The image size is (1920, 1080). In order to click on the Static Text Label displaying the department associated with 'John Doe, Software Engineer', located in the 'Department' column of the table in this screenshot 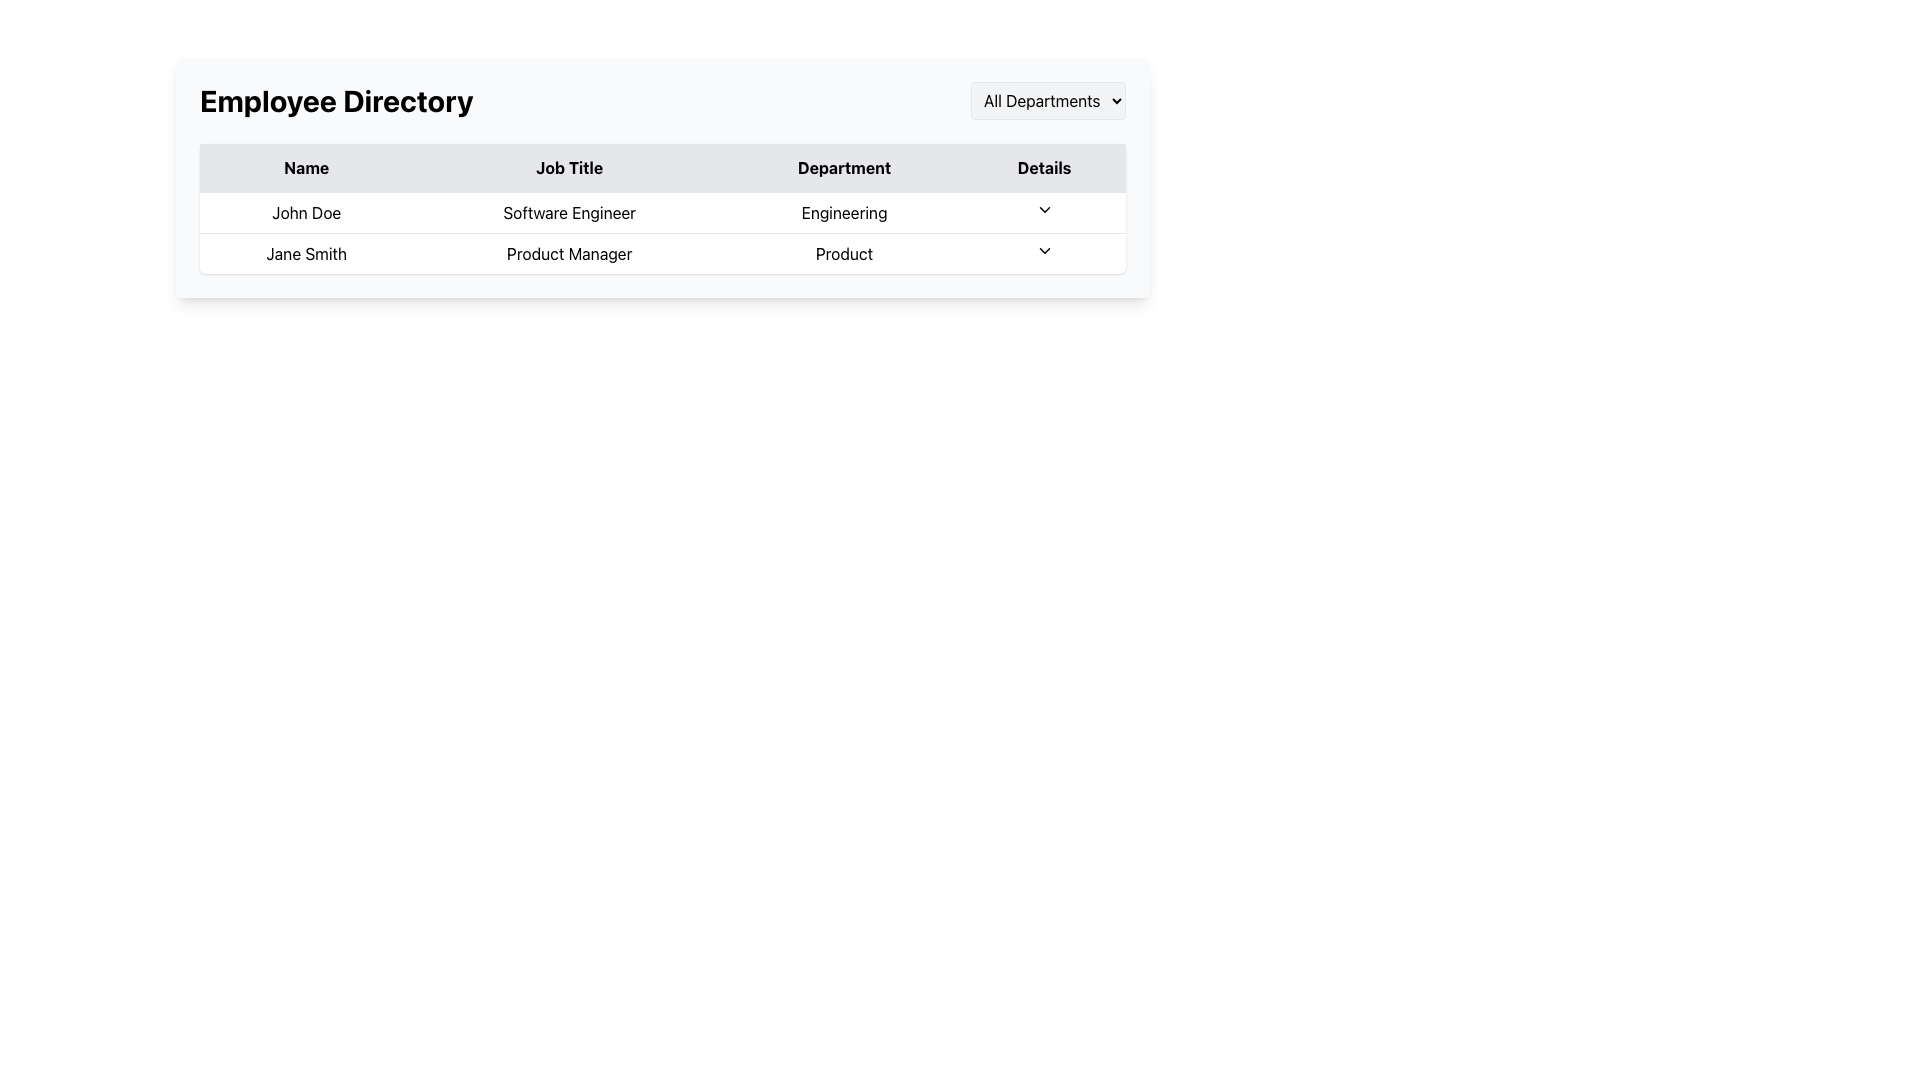, I will do `click(844, 212)`.